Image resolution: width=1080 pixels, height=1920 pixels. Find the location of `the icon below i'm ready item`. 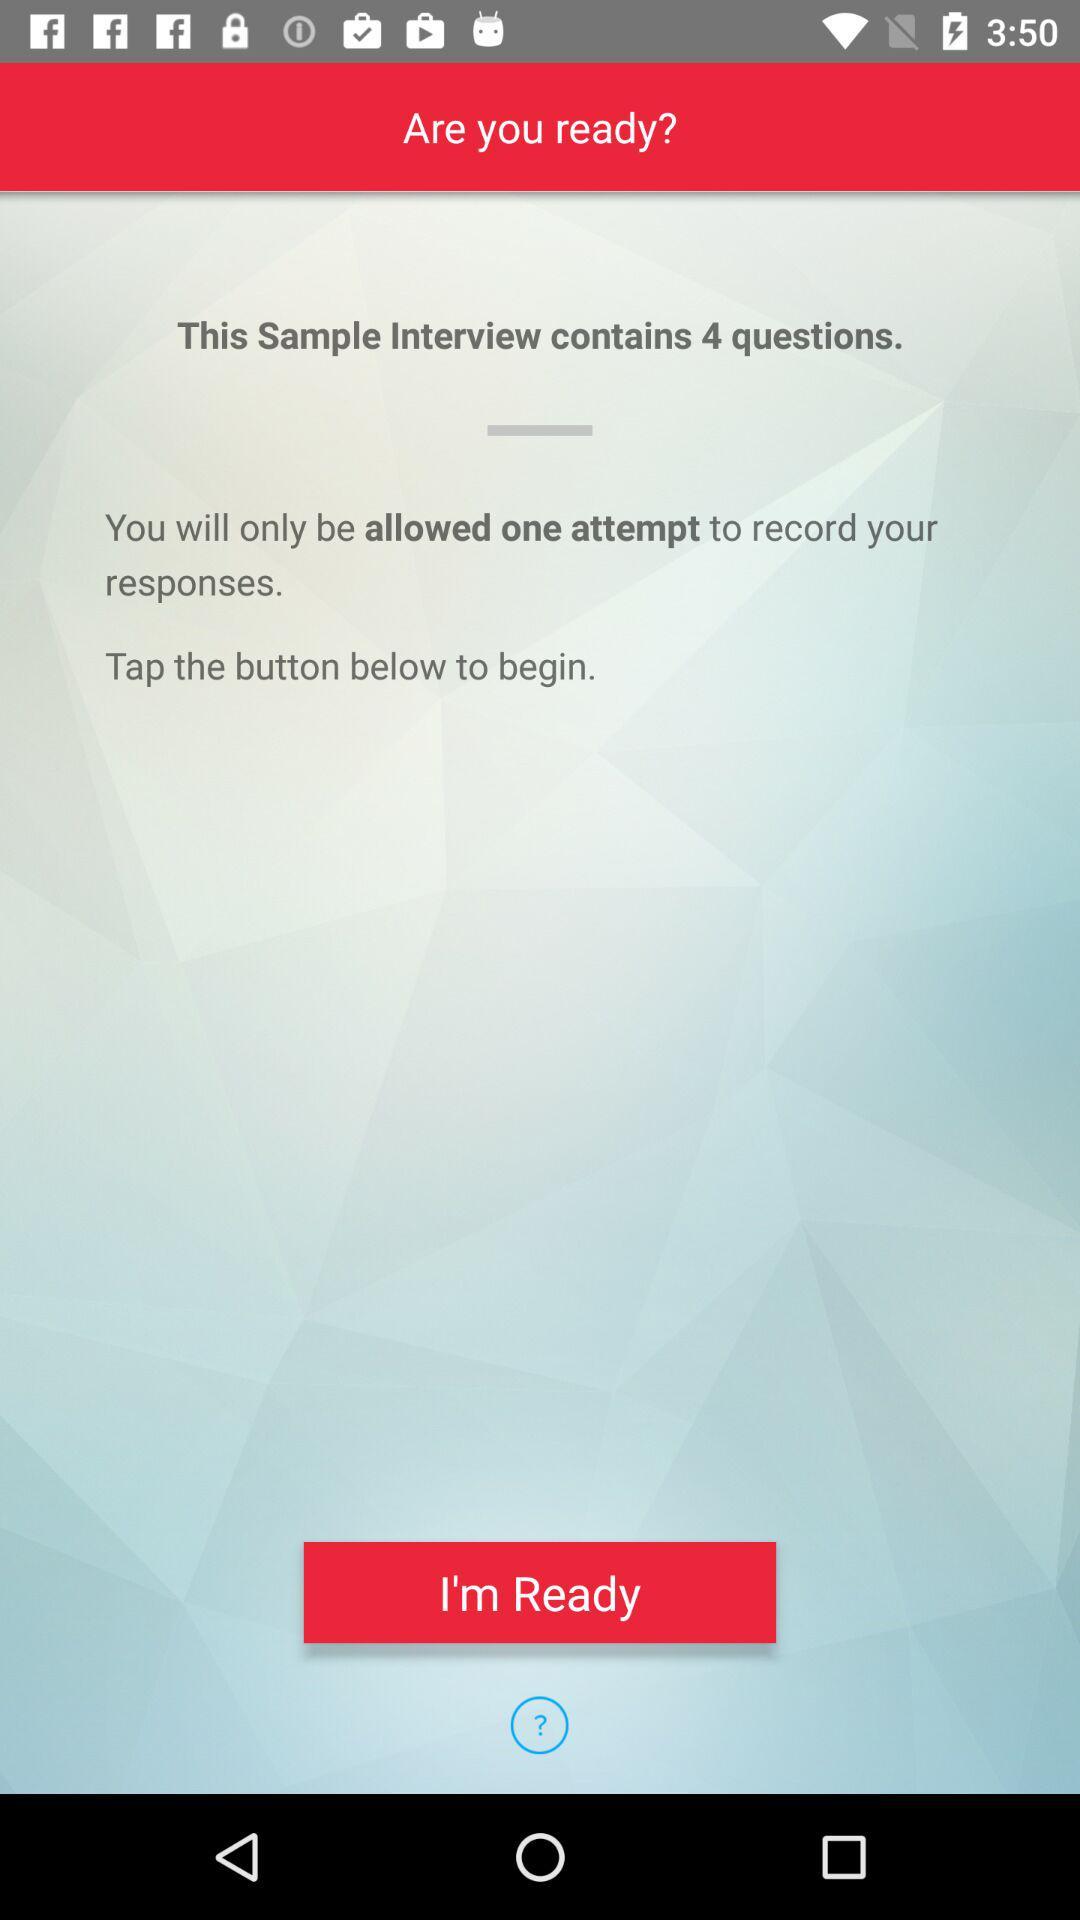

the icon below i'm ready item is located at coordinates (538, 1724).